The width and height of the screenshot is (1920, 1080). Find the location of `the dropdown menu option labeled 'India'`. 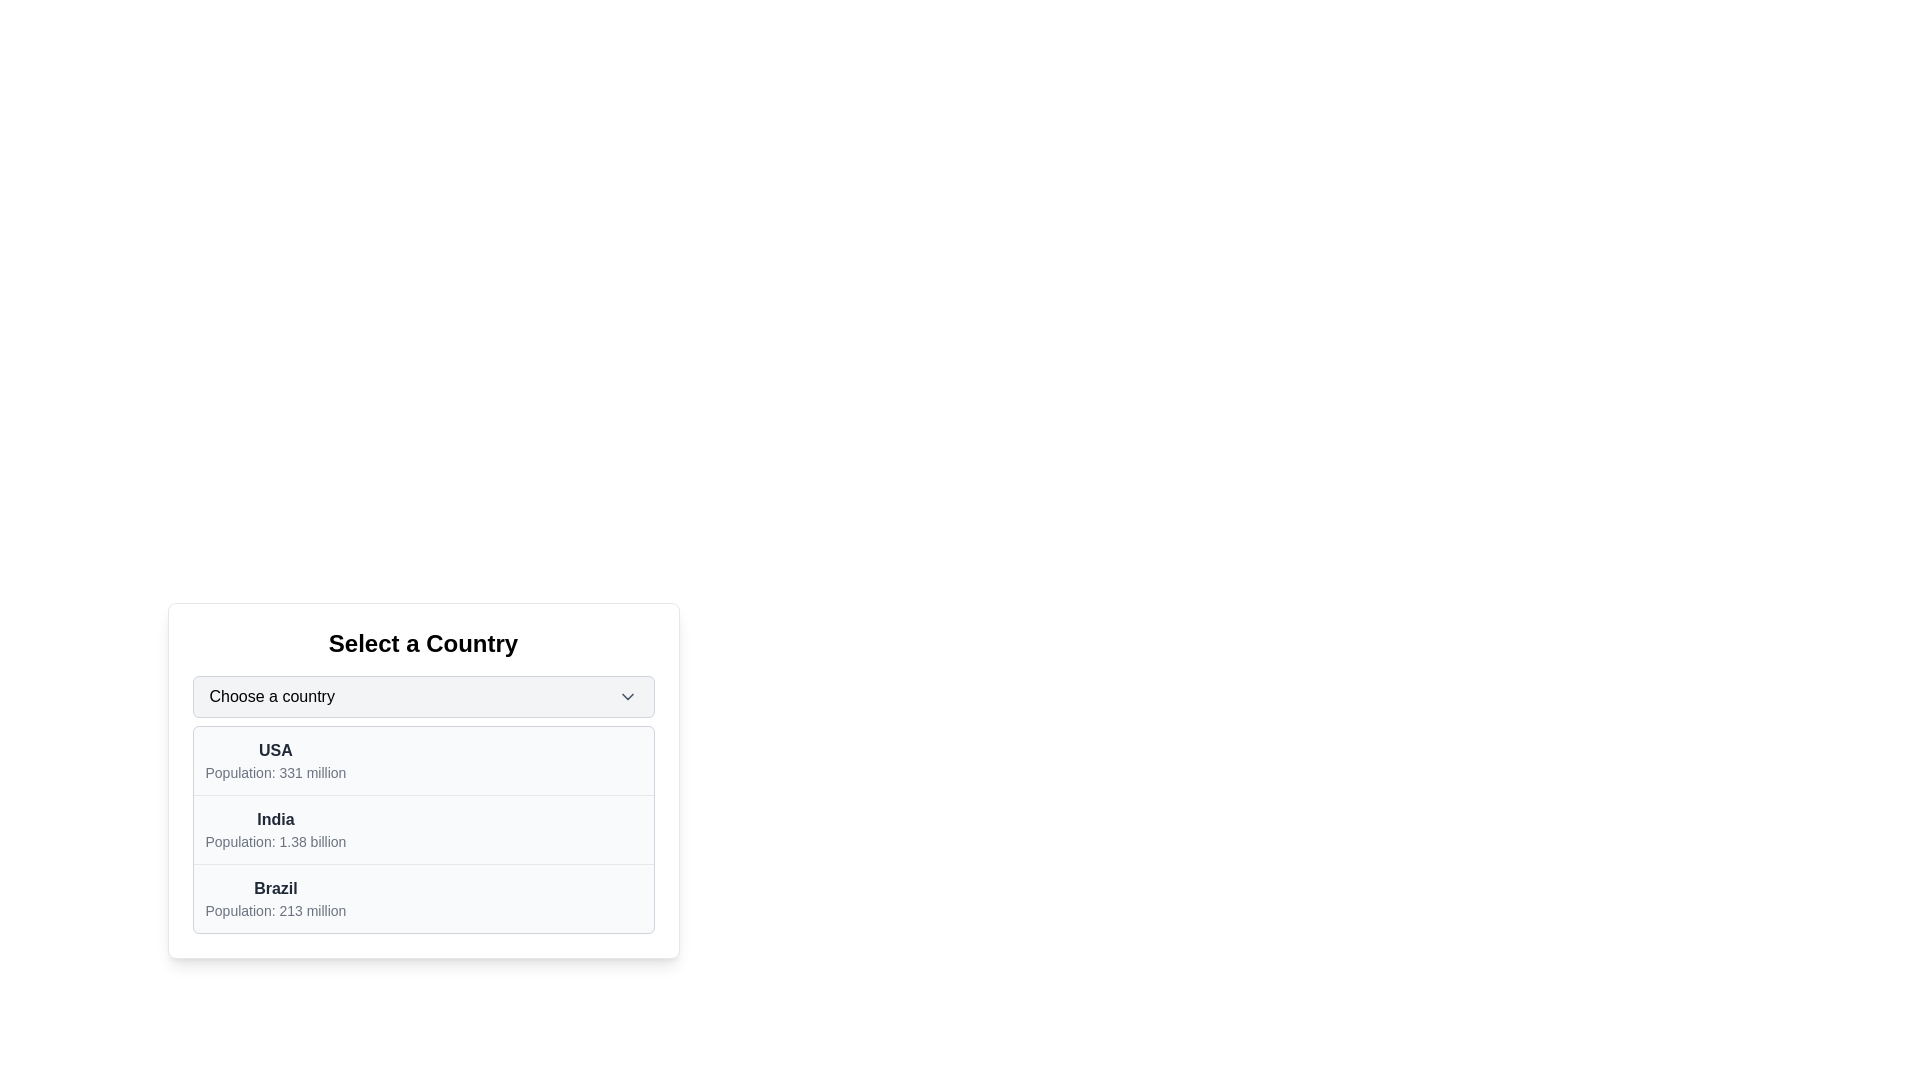

the dropdown menu option labeled 'India' is located at coordinates (422, 829).